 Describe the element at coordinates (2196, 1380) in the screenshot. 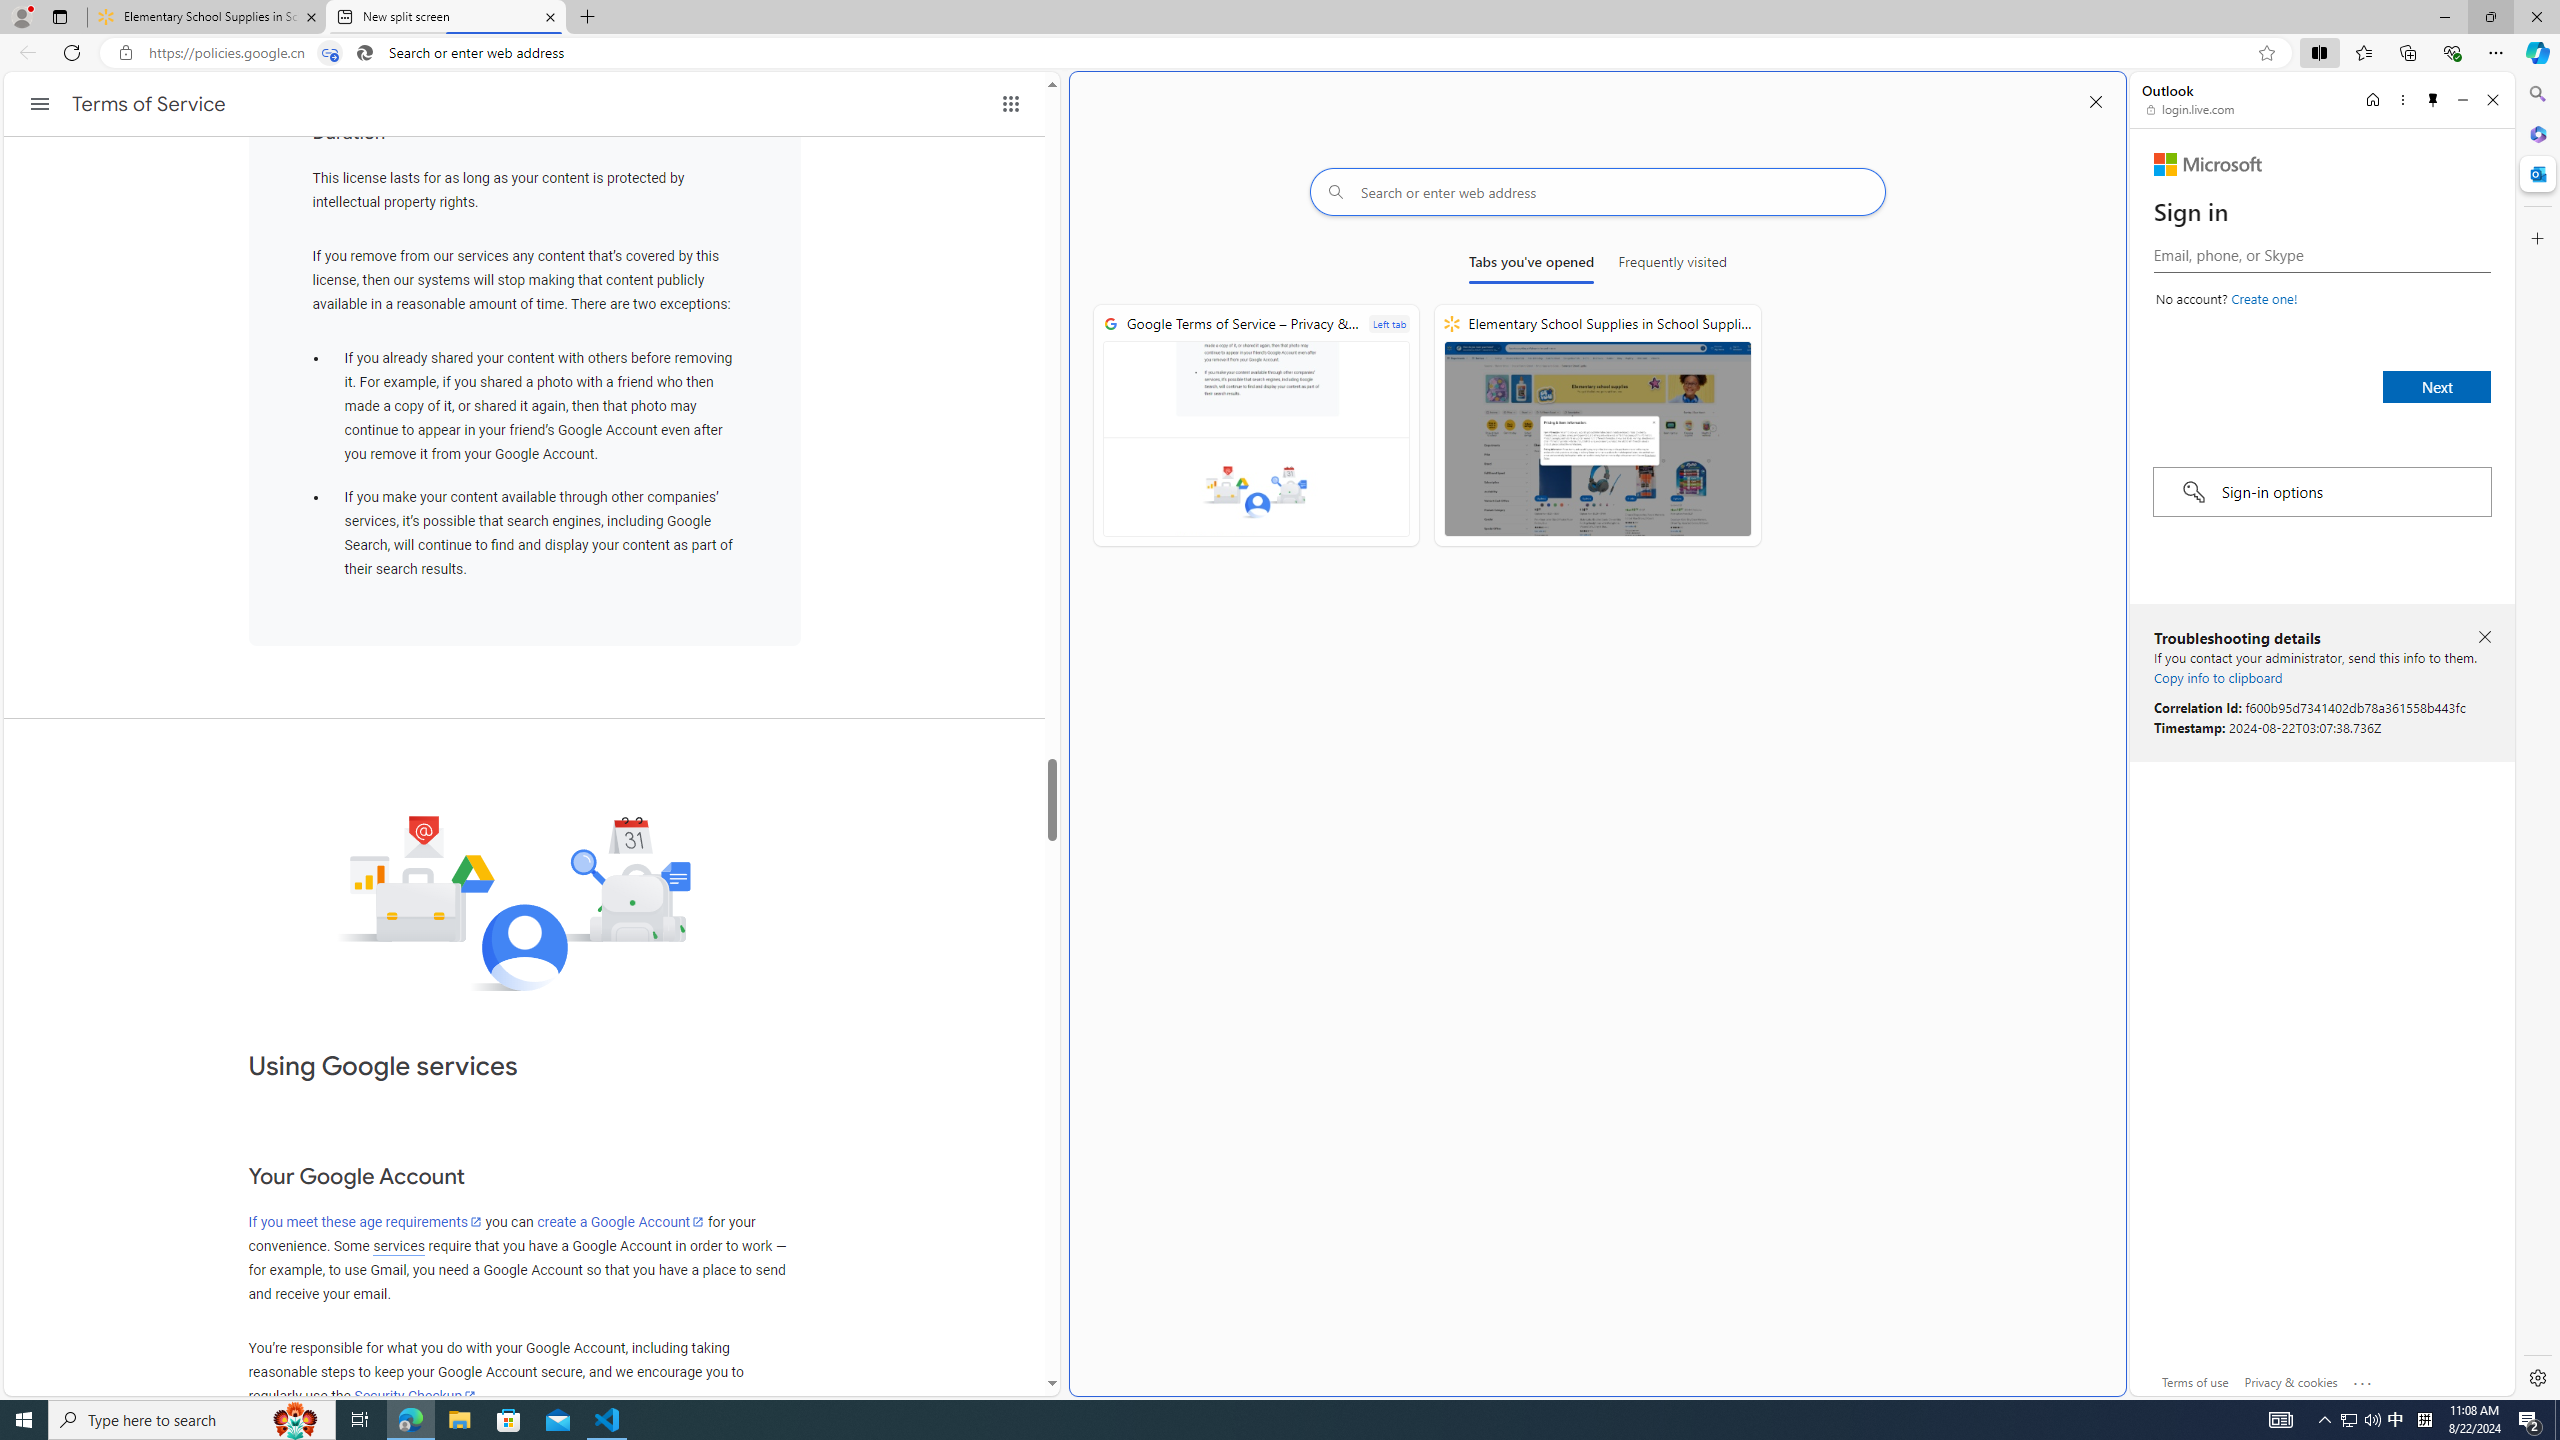

I see `'Terms of use'` at that location.